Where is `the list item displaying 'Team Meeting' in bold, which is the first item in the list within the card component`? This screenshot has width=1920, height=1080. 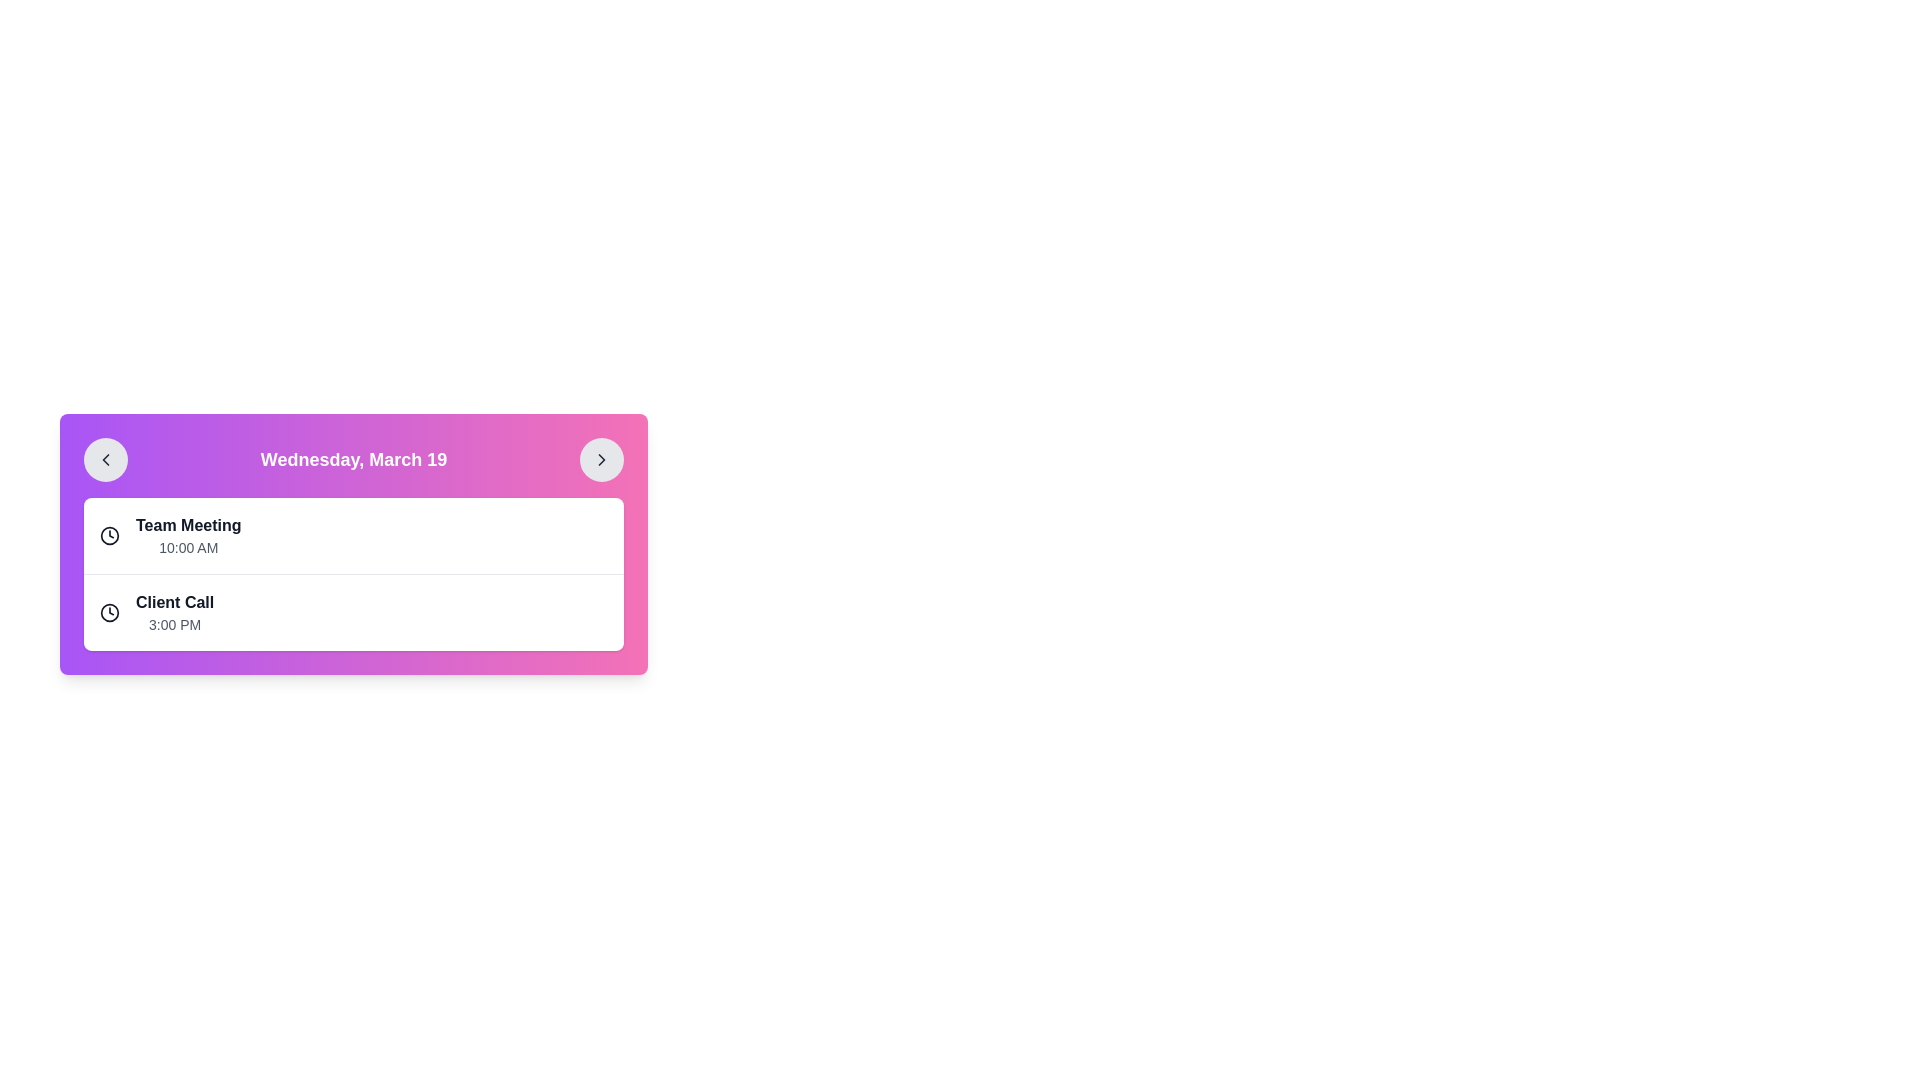
the list item displaying 'Team Meeting' in bold, which is the first item in the list within the card component is located at coordinates (188, 535).